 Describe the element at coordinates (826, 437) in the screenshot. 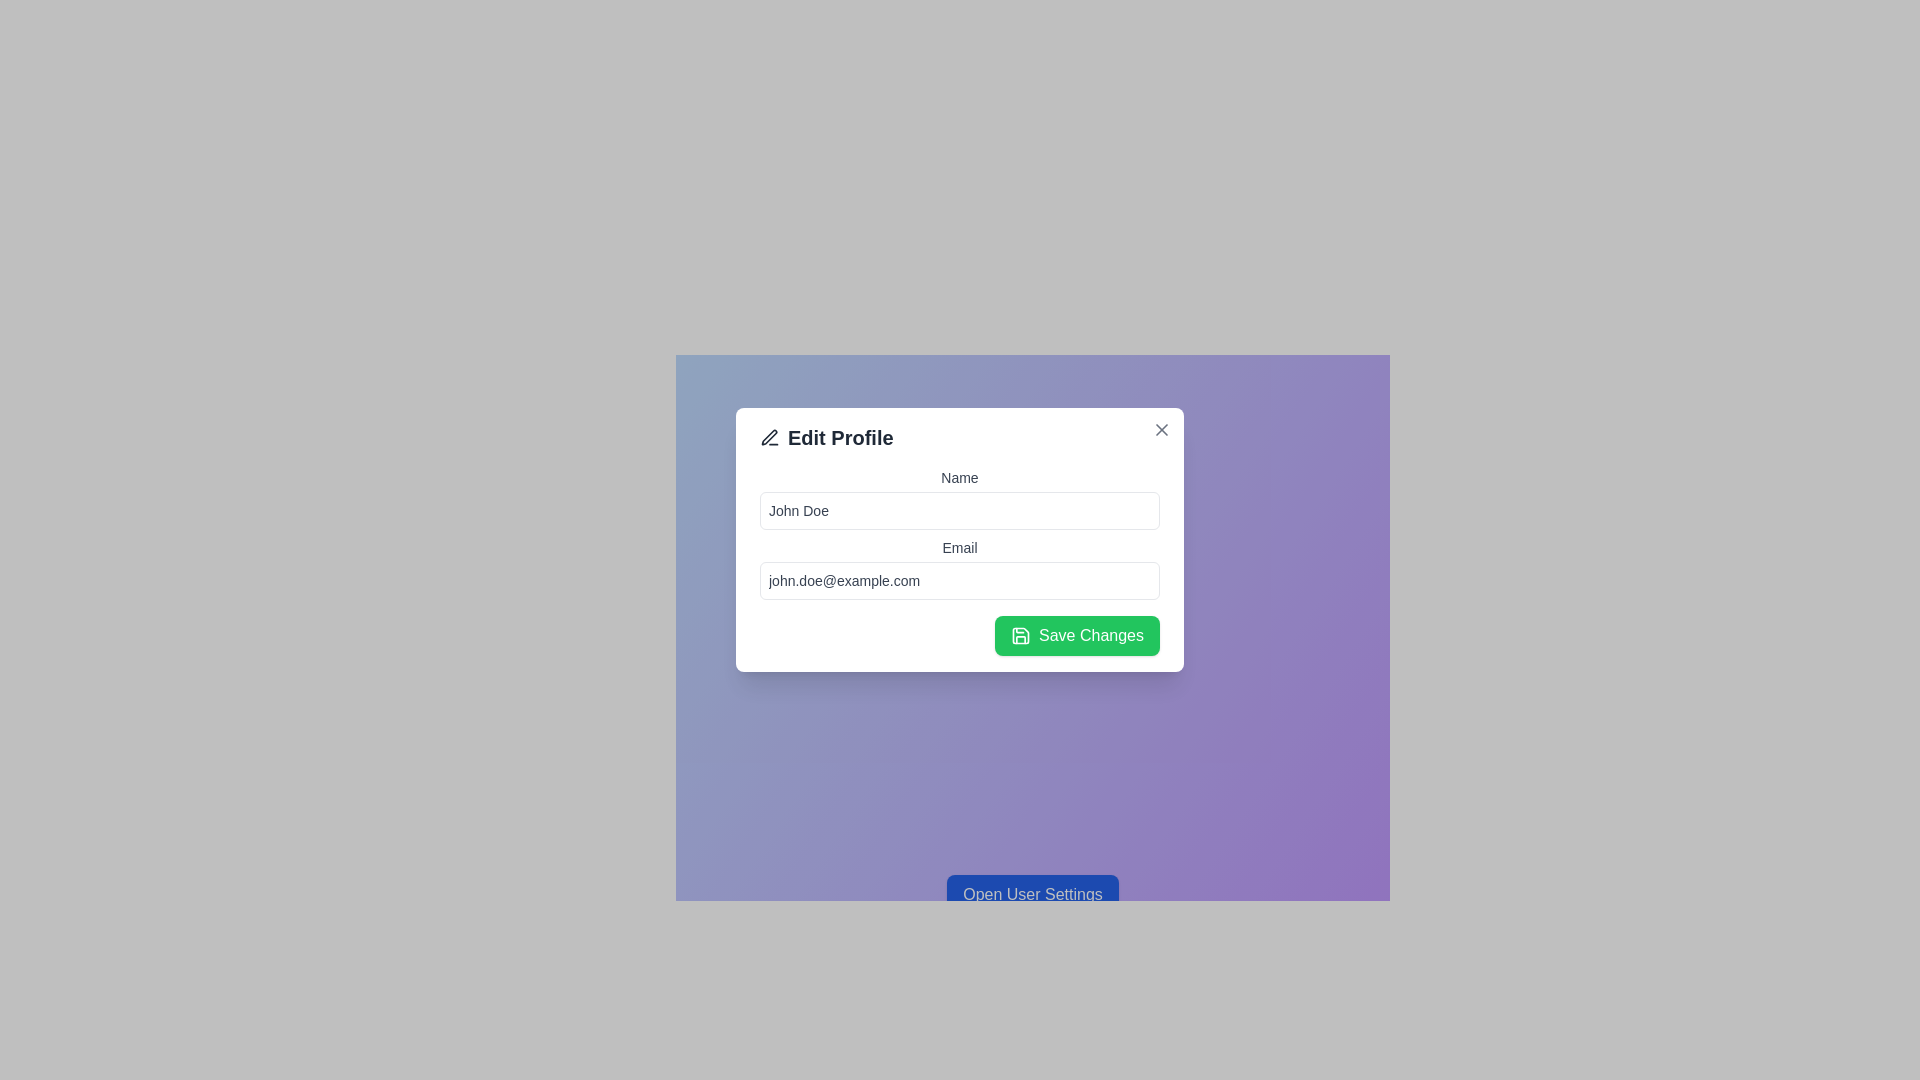

I see `Text label that serves as a heading for the profile editing dialog box, located to the right of the pen icon, for accessibility` at that location.